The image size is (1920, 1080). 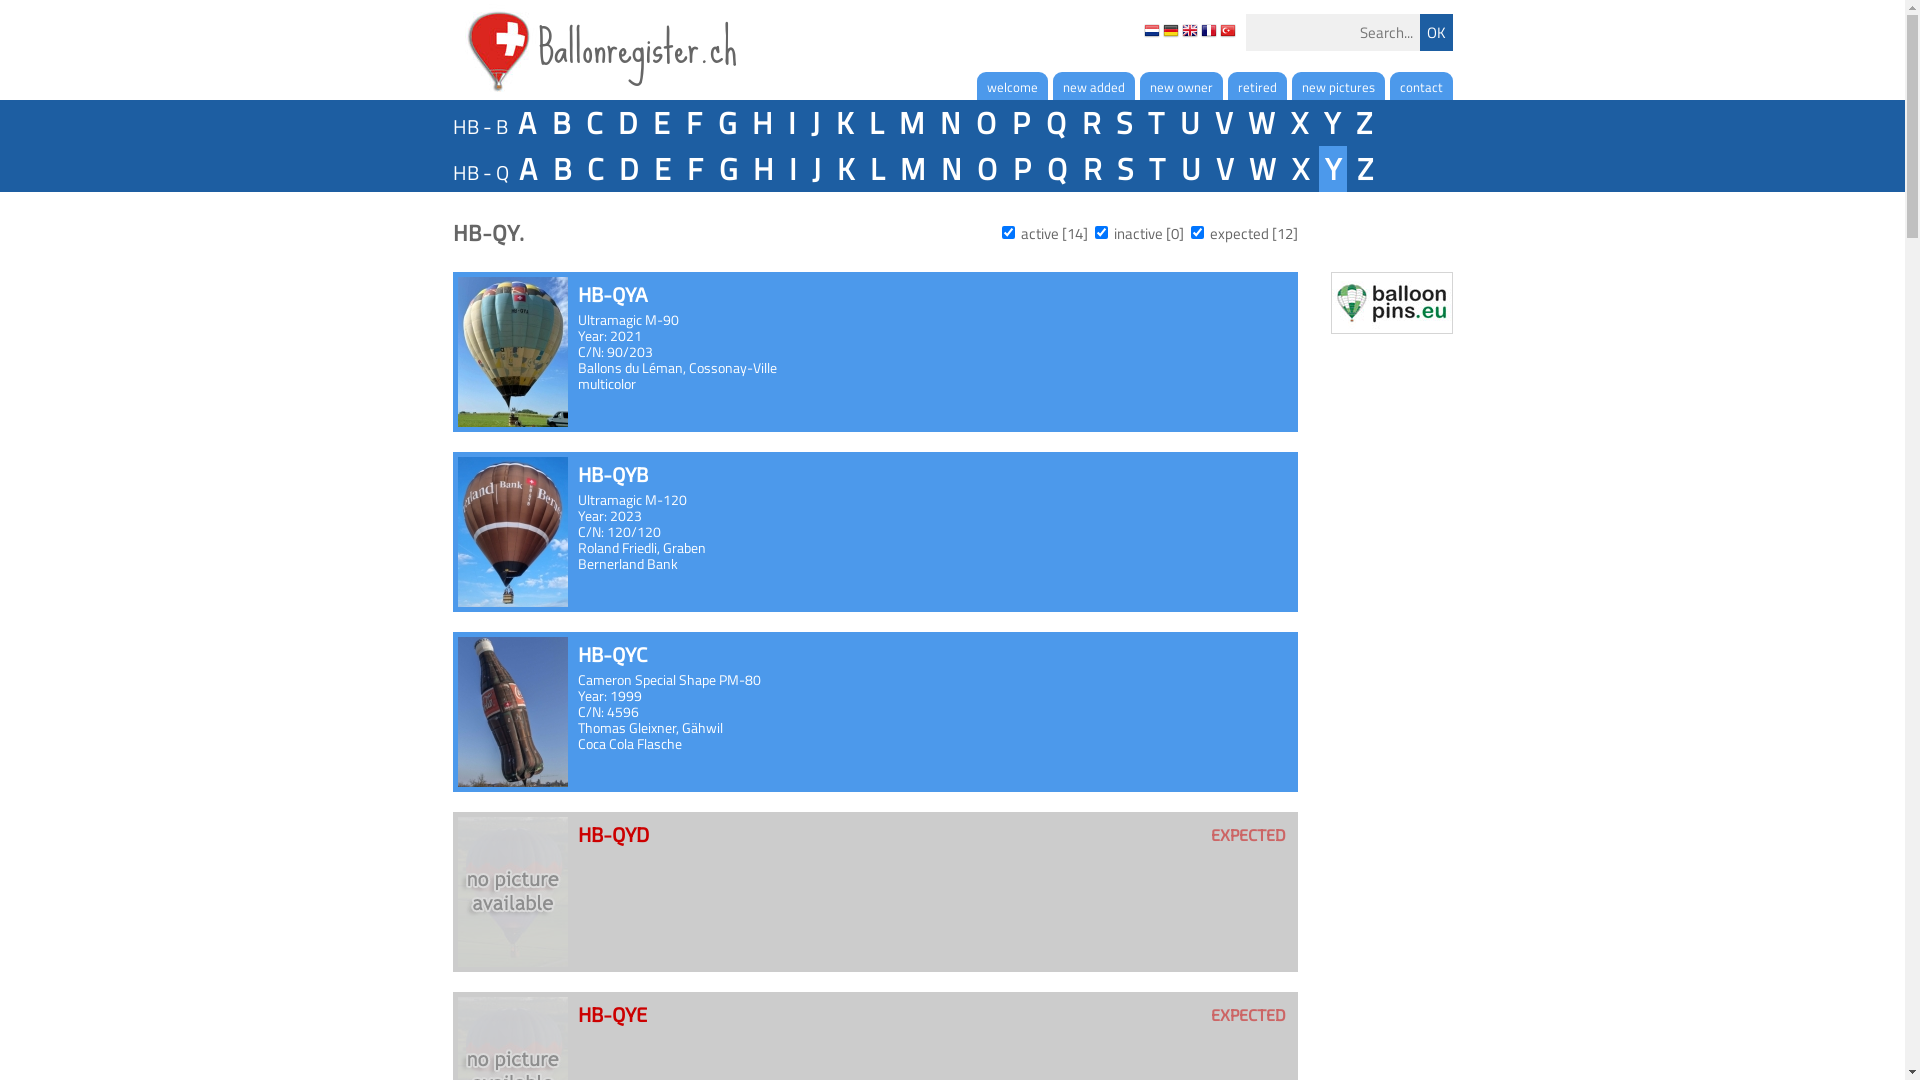 I want to click on 'E', so click(x=662, y=168).